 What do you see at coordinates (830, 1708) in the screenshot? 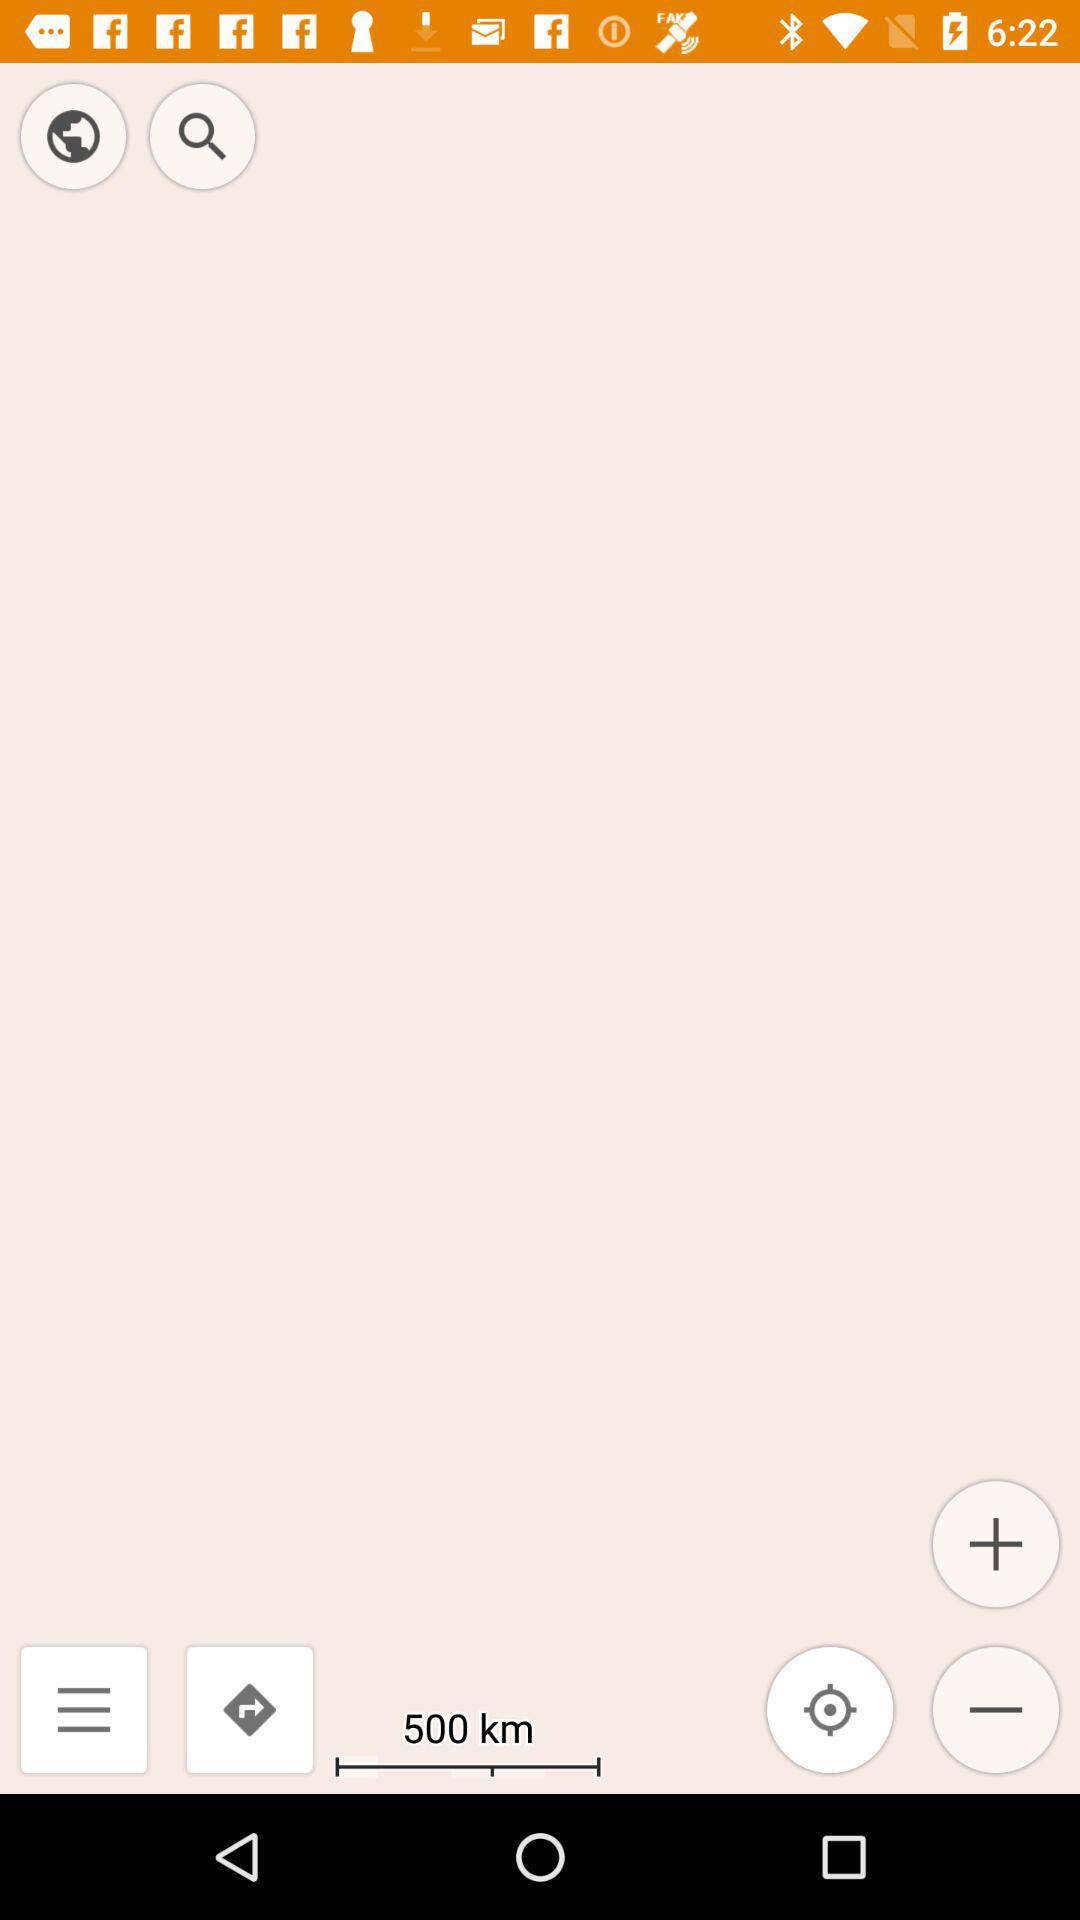
I see `the location_crosshair icon` at bounding box center [830, 1708].